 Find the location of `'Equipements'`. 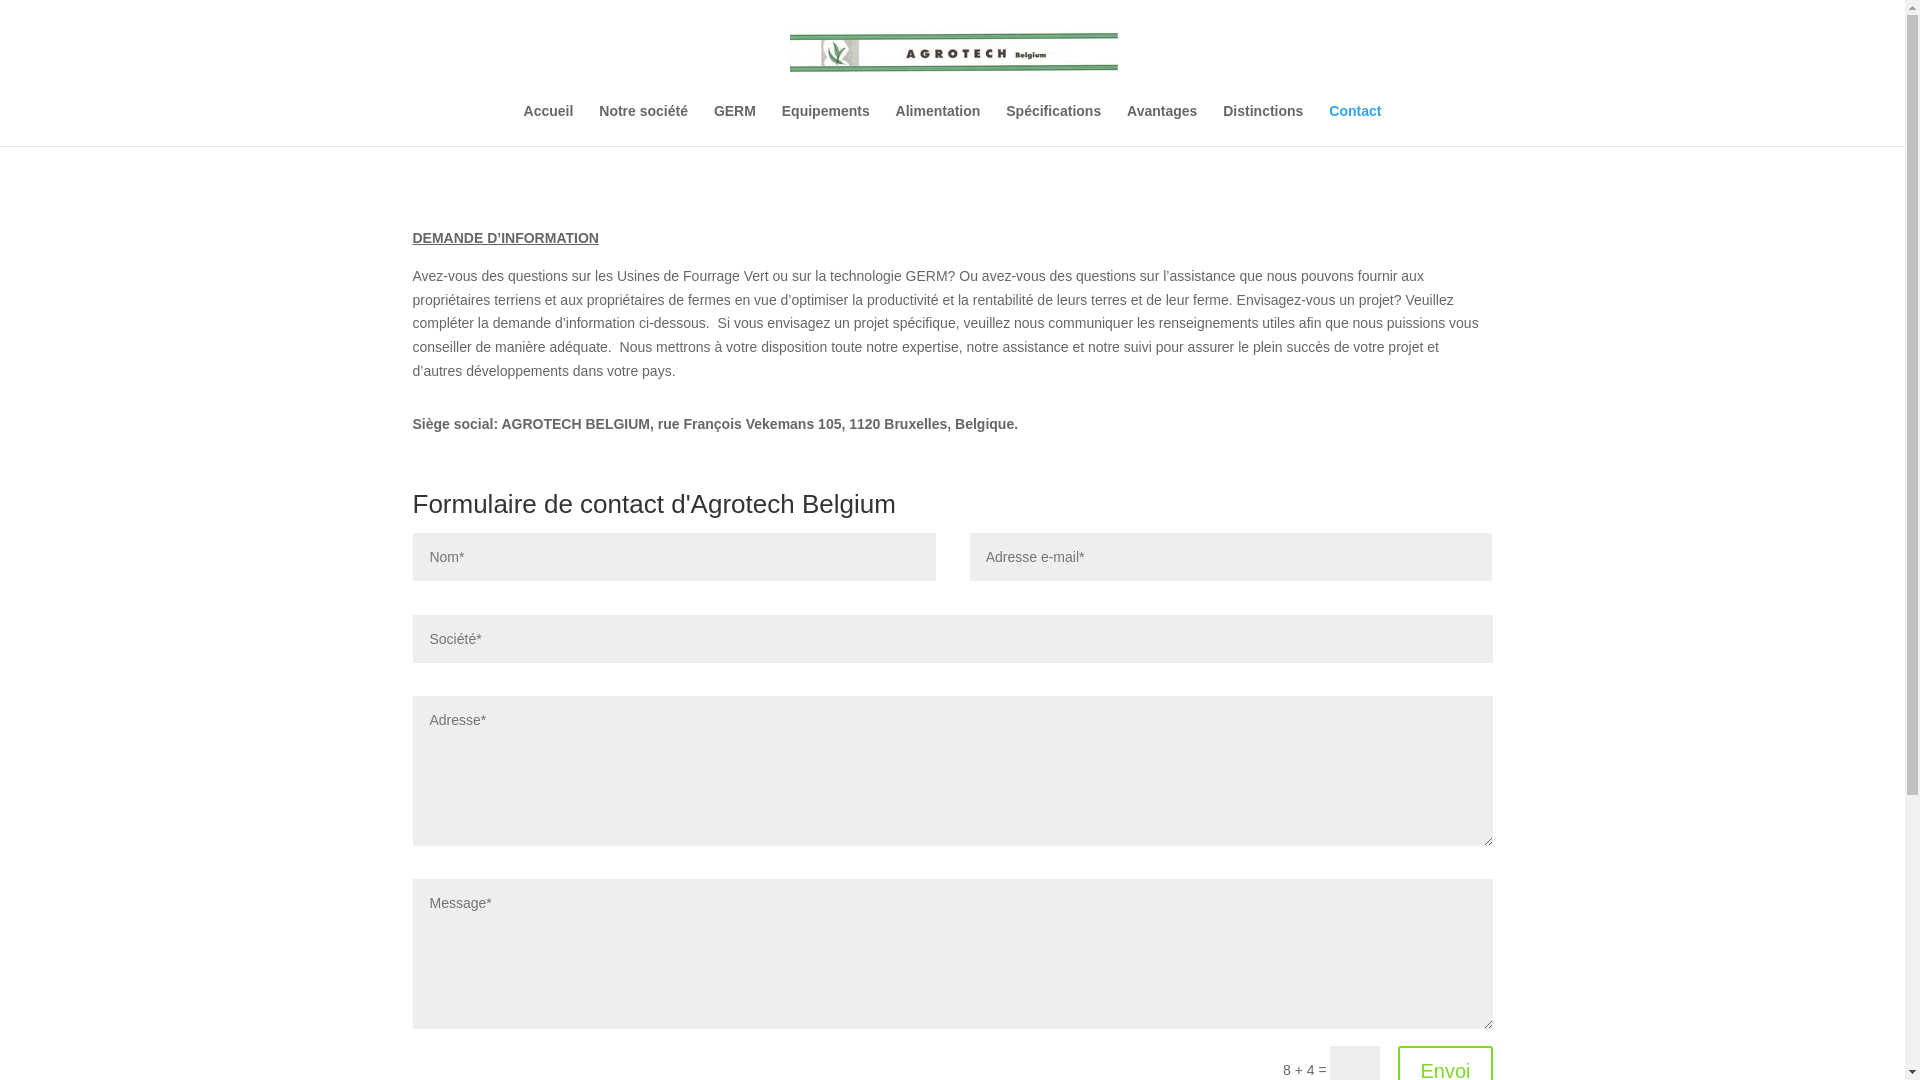

'Equipements' is located at coordinates (825, 124).